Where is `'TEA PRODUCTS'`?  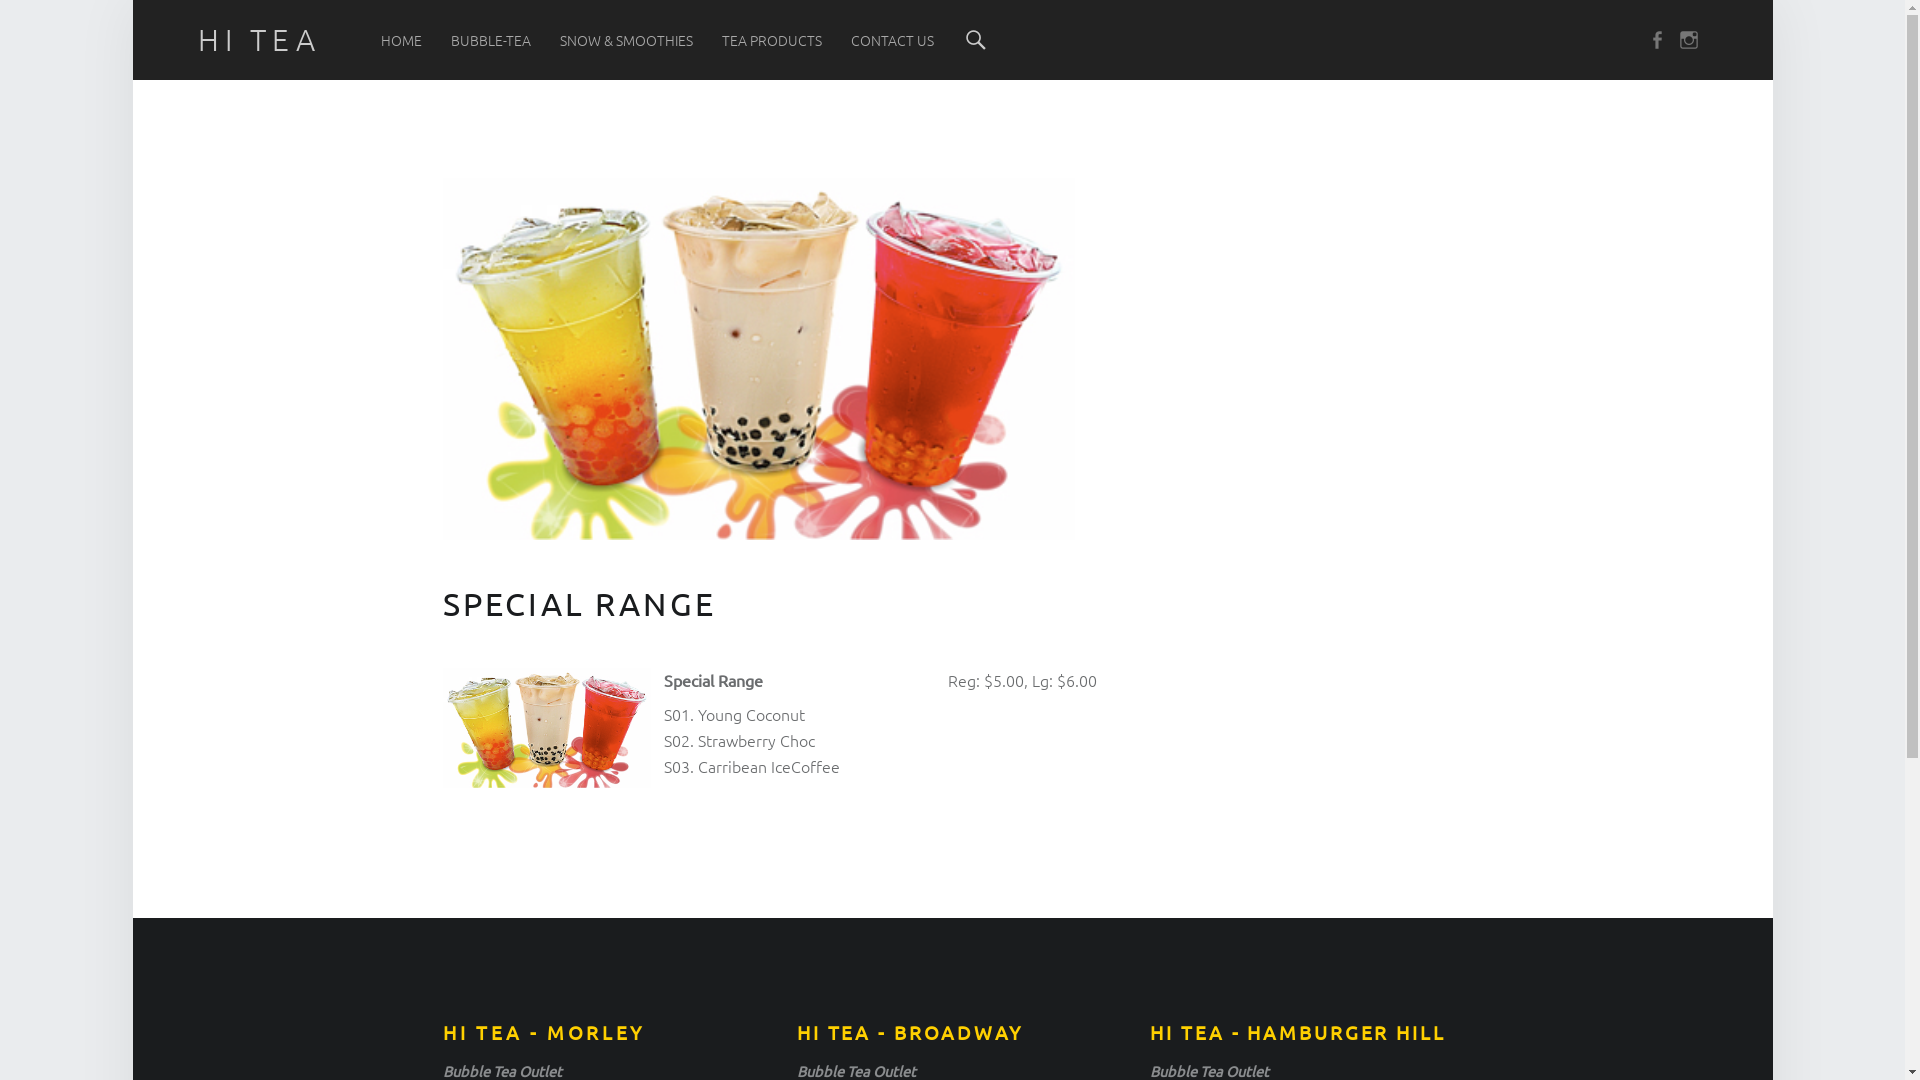 'TEA PRODUCTS' is located at coordinates (771, 39).